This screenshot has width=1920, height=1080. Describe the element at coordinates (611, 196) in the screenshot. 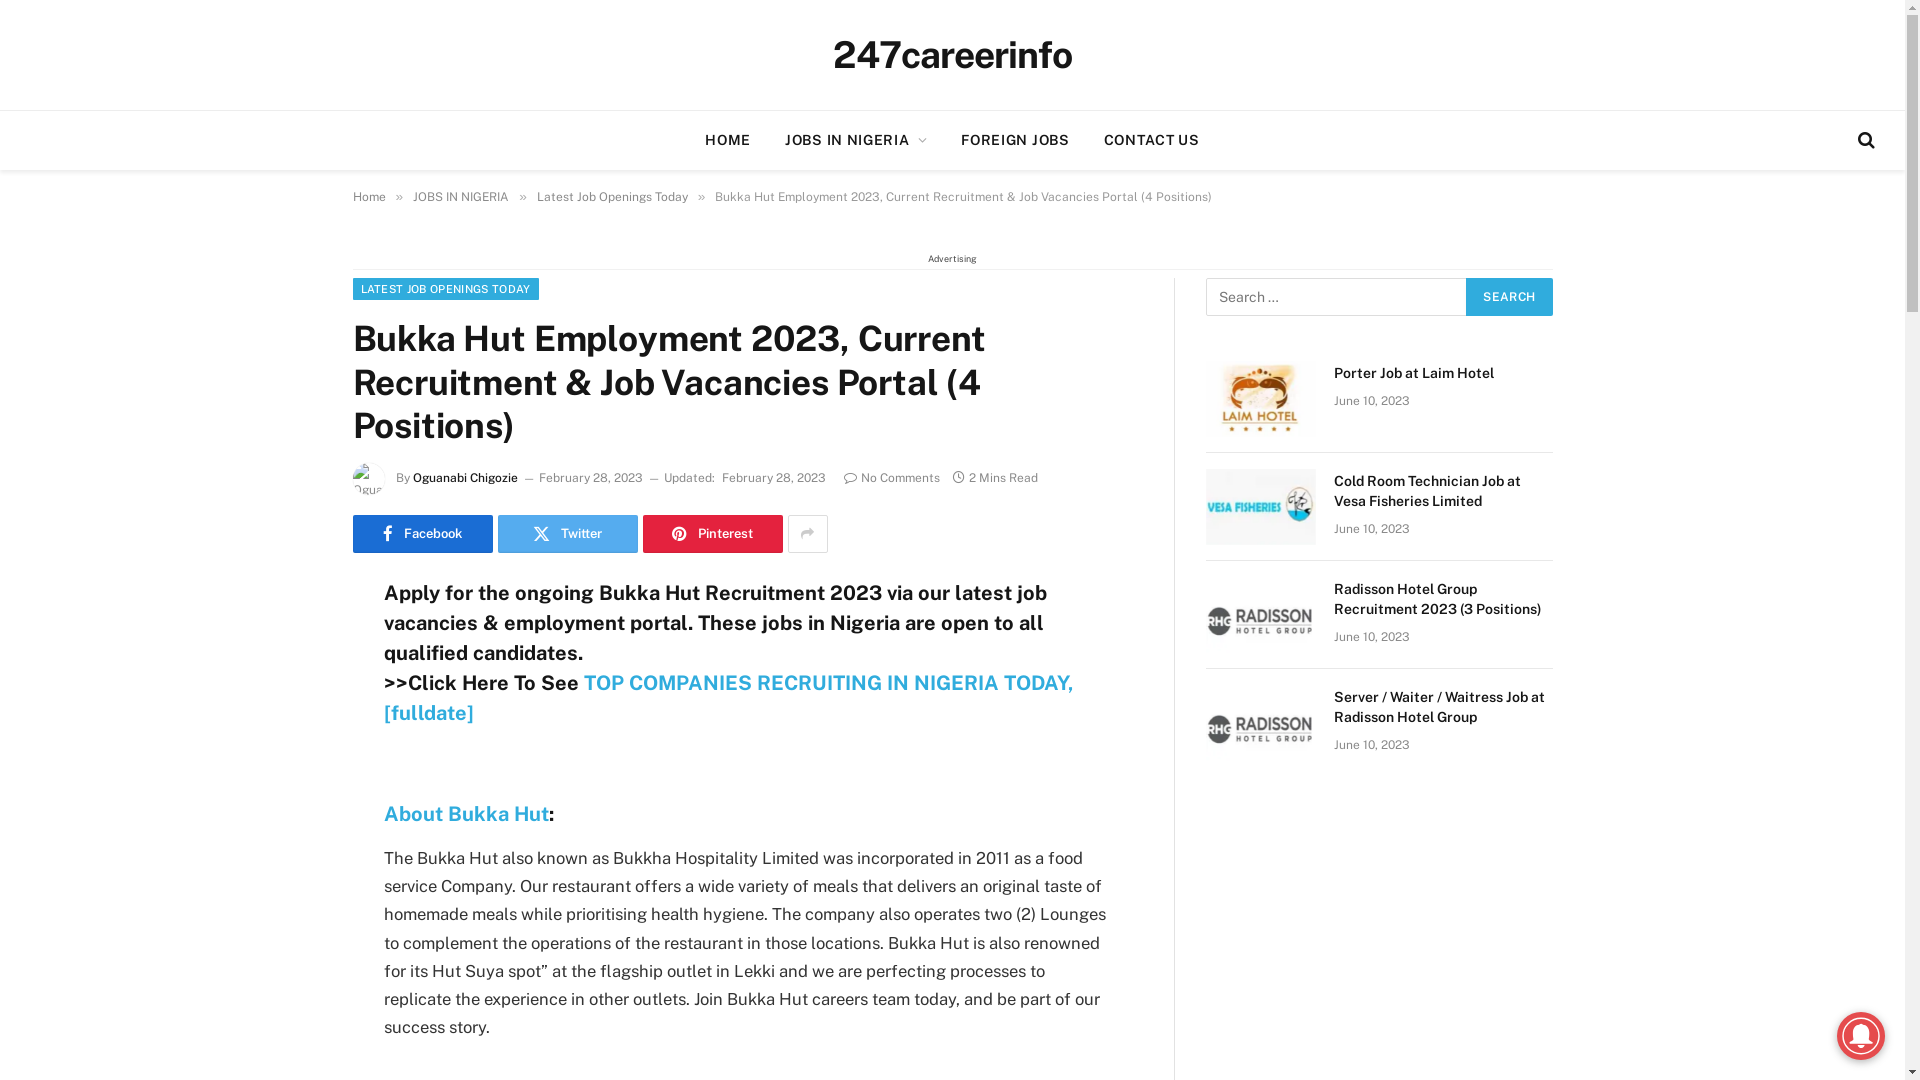

I see `'Latest Job Openings Today'` at that location.